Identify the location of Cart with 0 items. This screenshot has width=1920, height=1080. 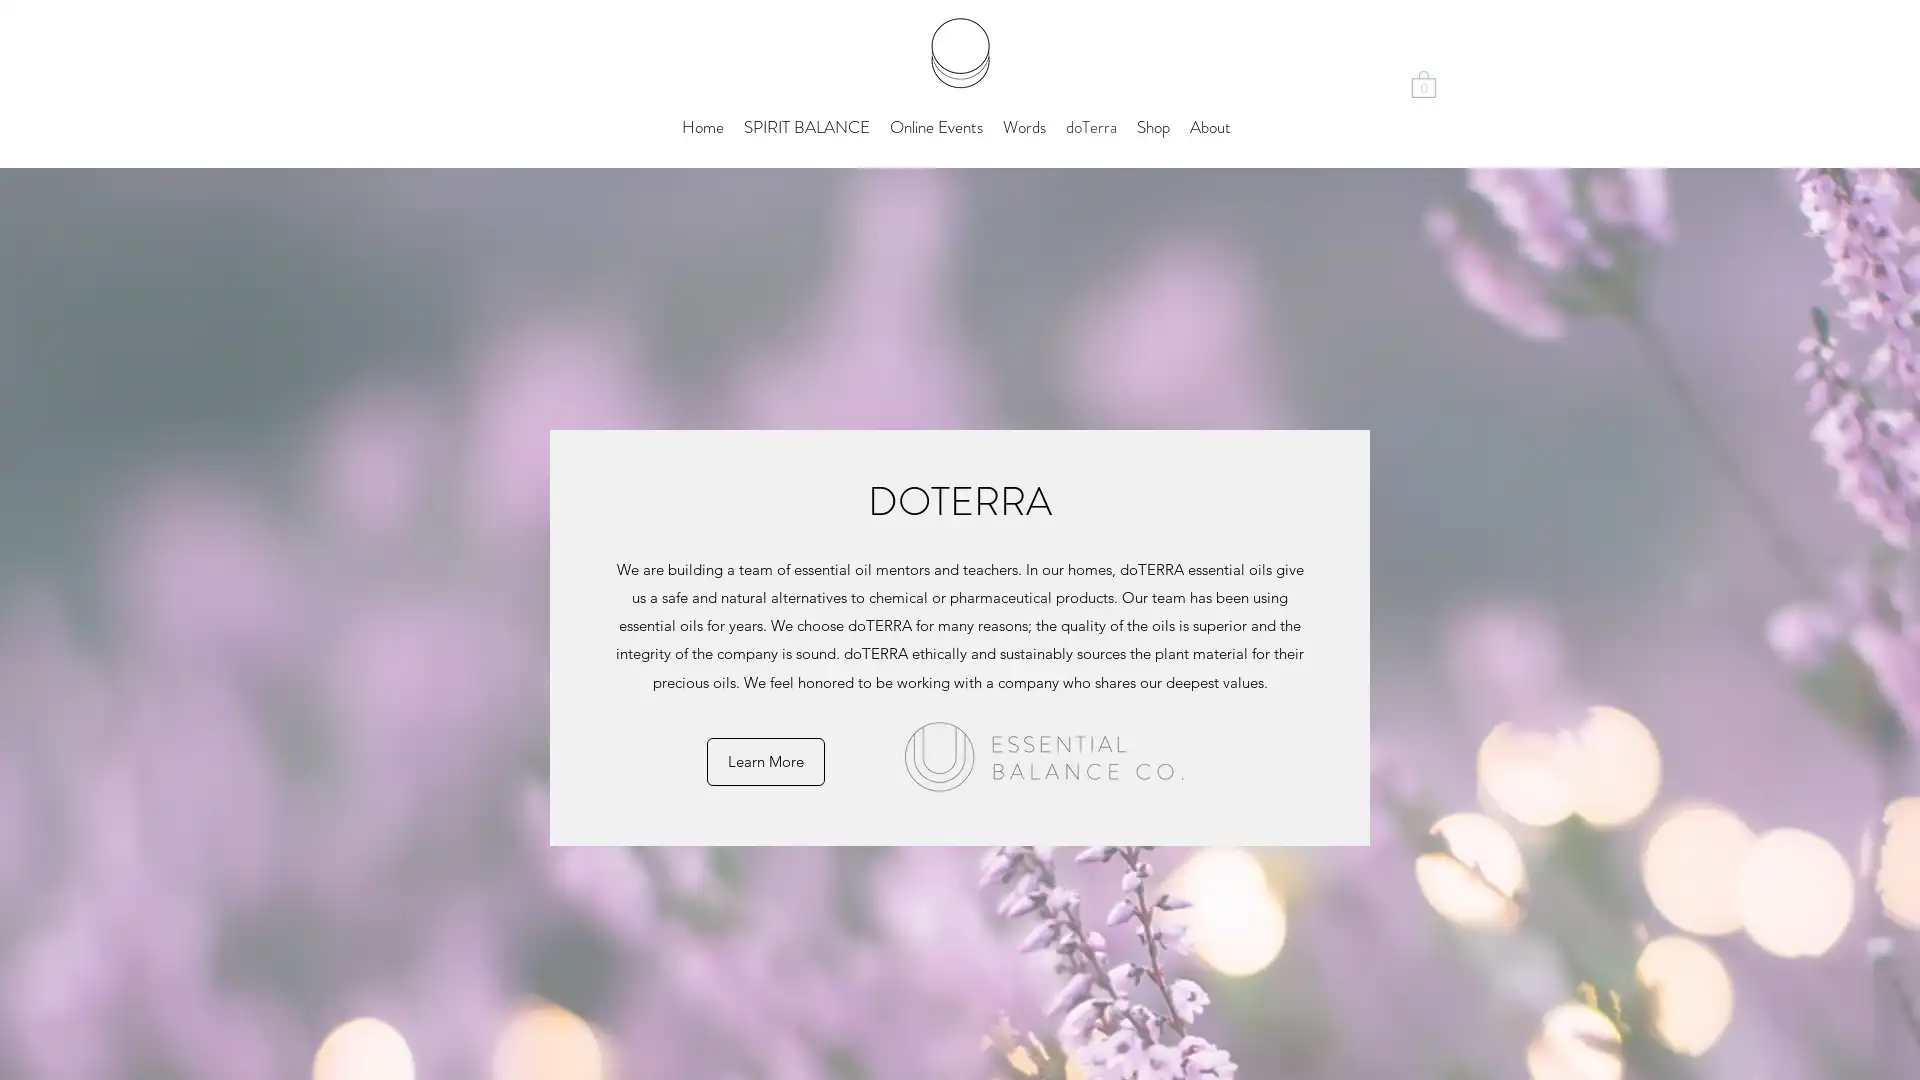
(1423, 82).